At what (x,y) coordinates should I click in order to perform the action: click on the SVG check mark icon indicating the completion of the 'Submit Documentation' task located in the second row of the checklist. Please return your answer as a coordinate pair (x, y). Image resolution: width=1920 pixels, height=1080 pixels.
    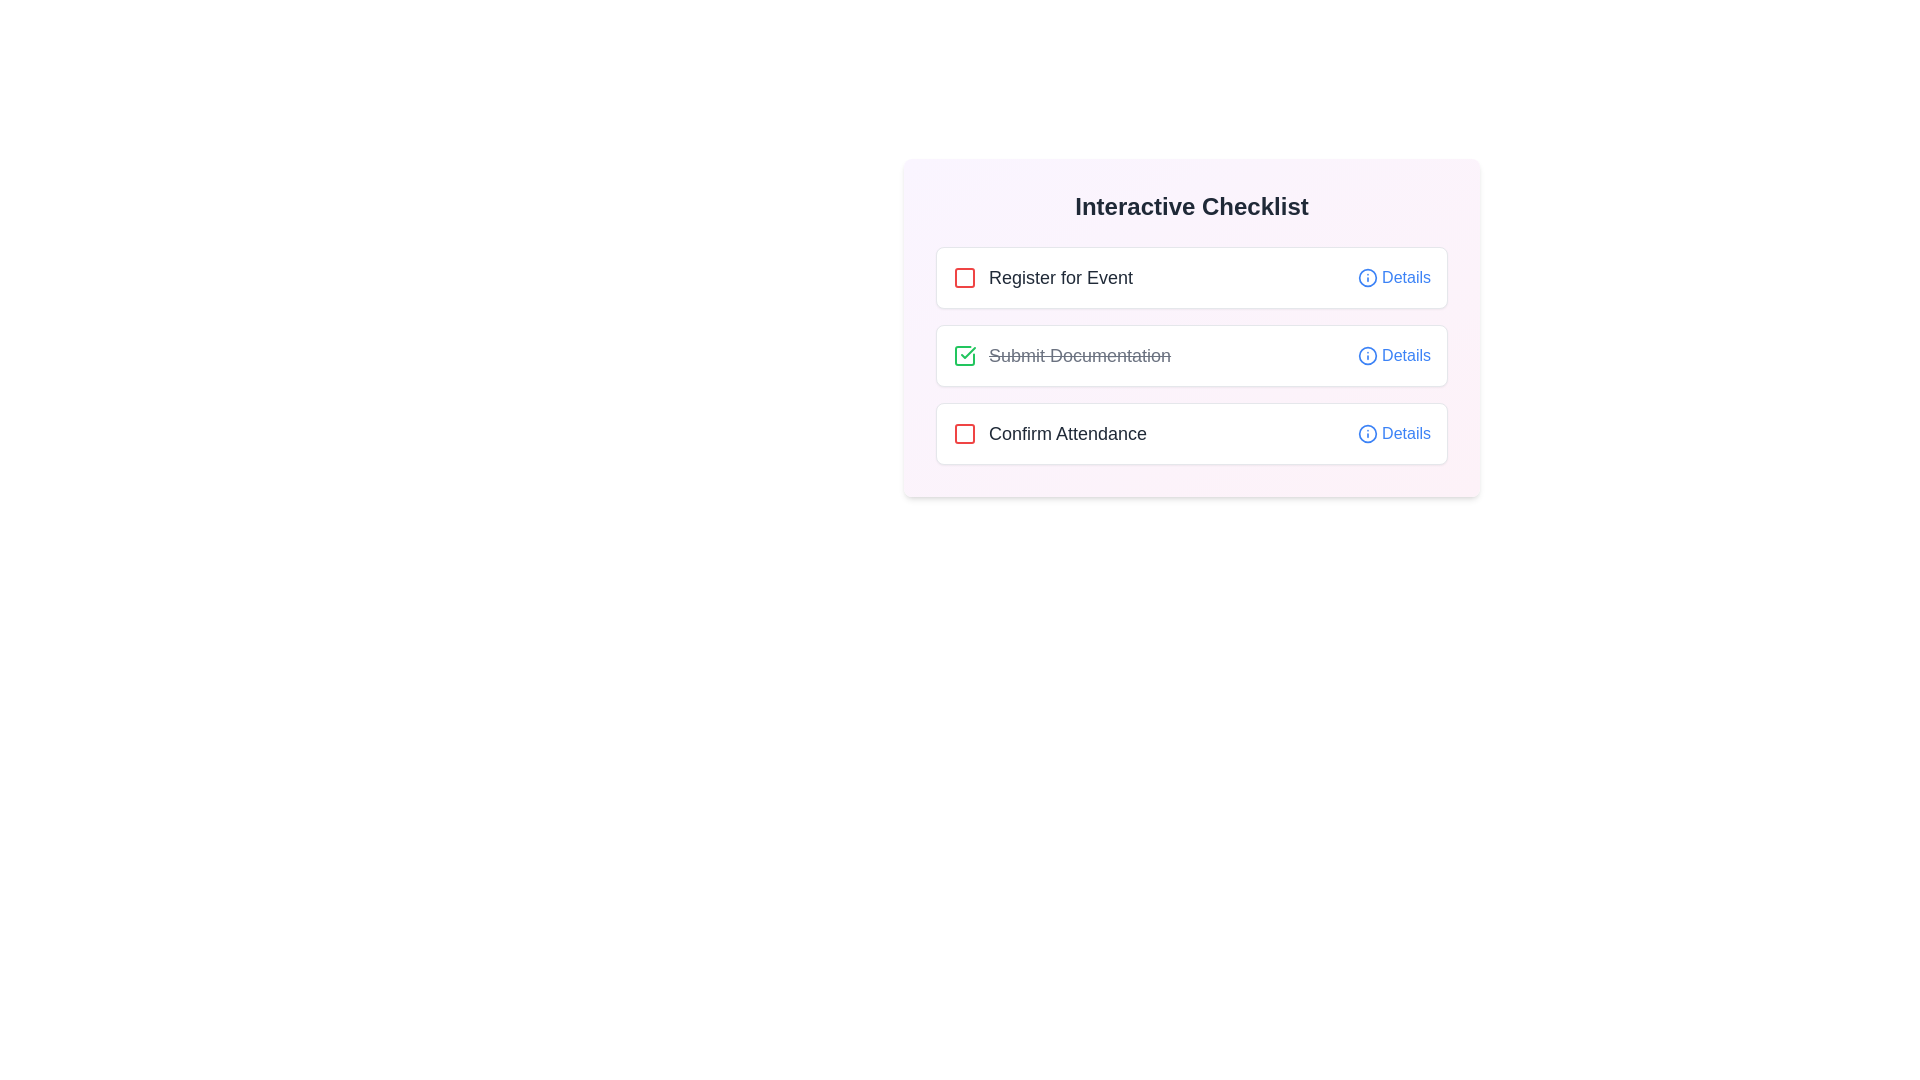
    Looking at the image, I should click on (968, 352).